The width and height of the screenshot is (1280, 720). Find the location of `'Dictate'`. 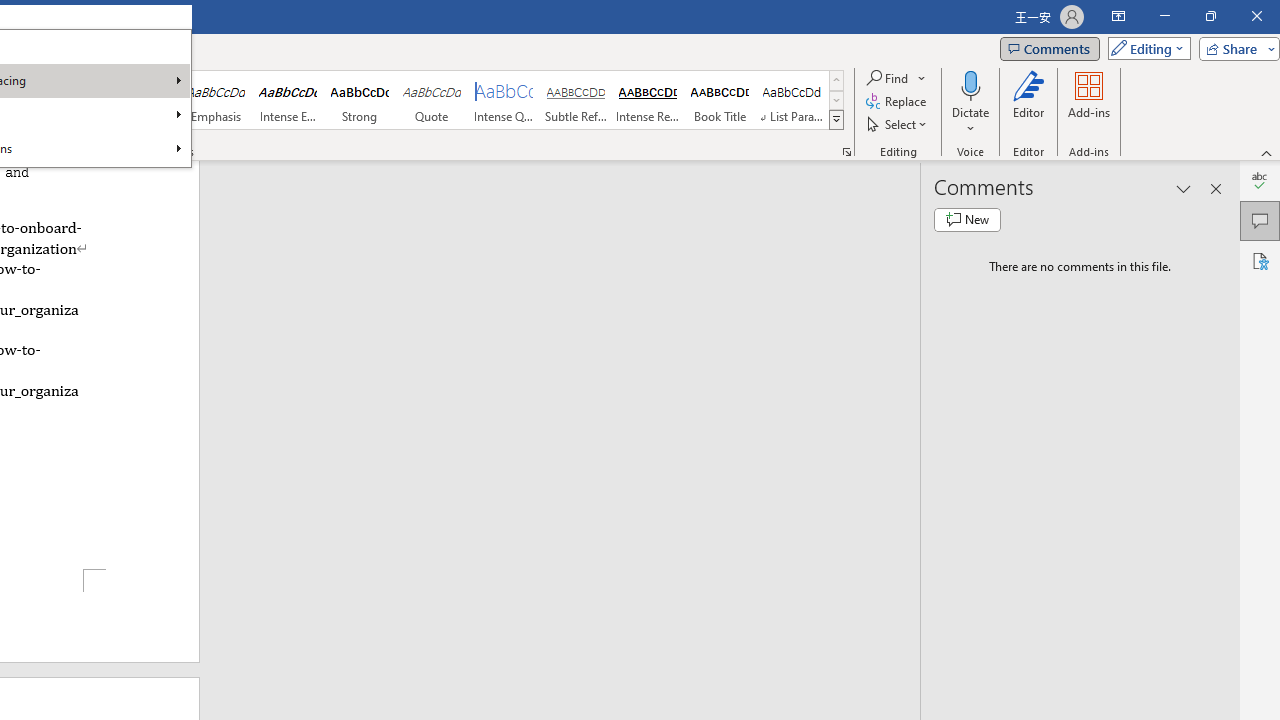

'Dictate' is located at coordinates (970, 103).